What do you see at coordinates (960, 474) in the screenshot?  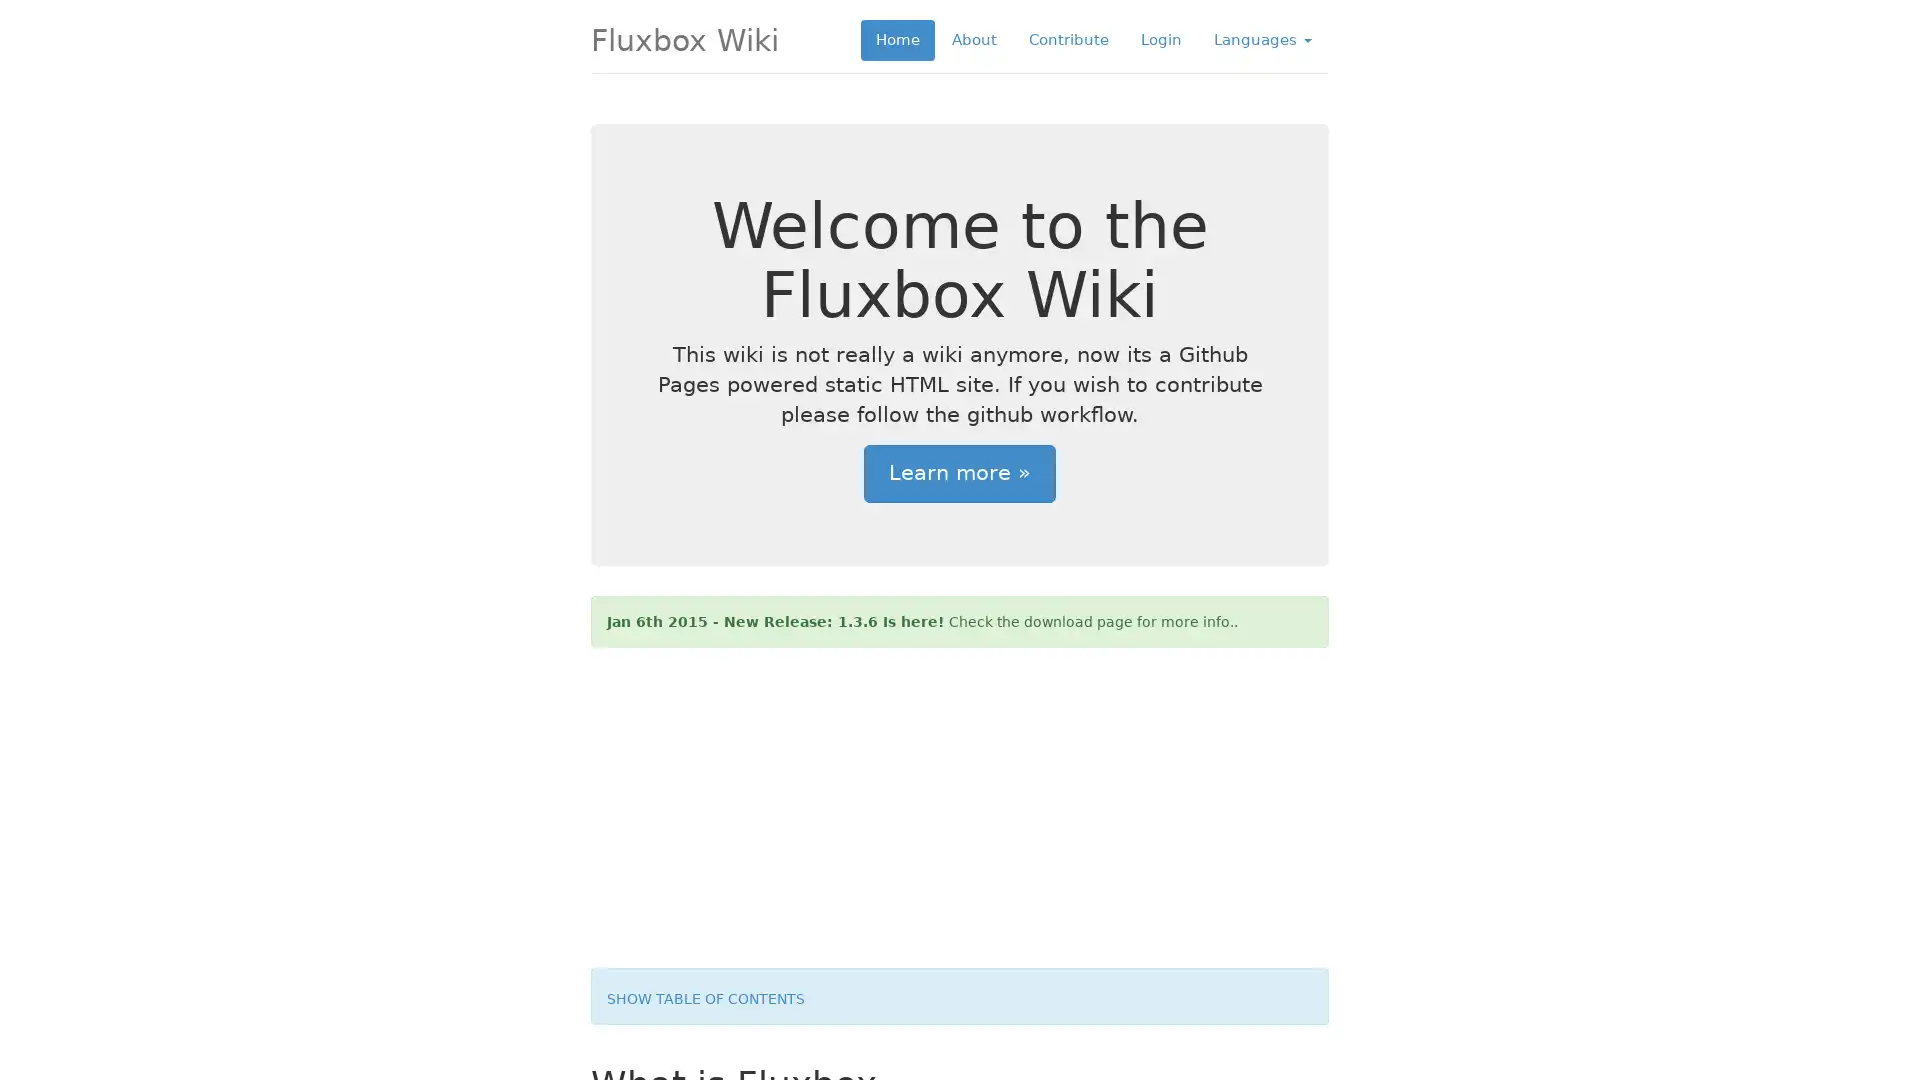 I see `Learn more` at bounding box center [960, 474].